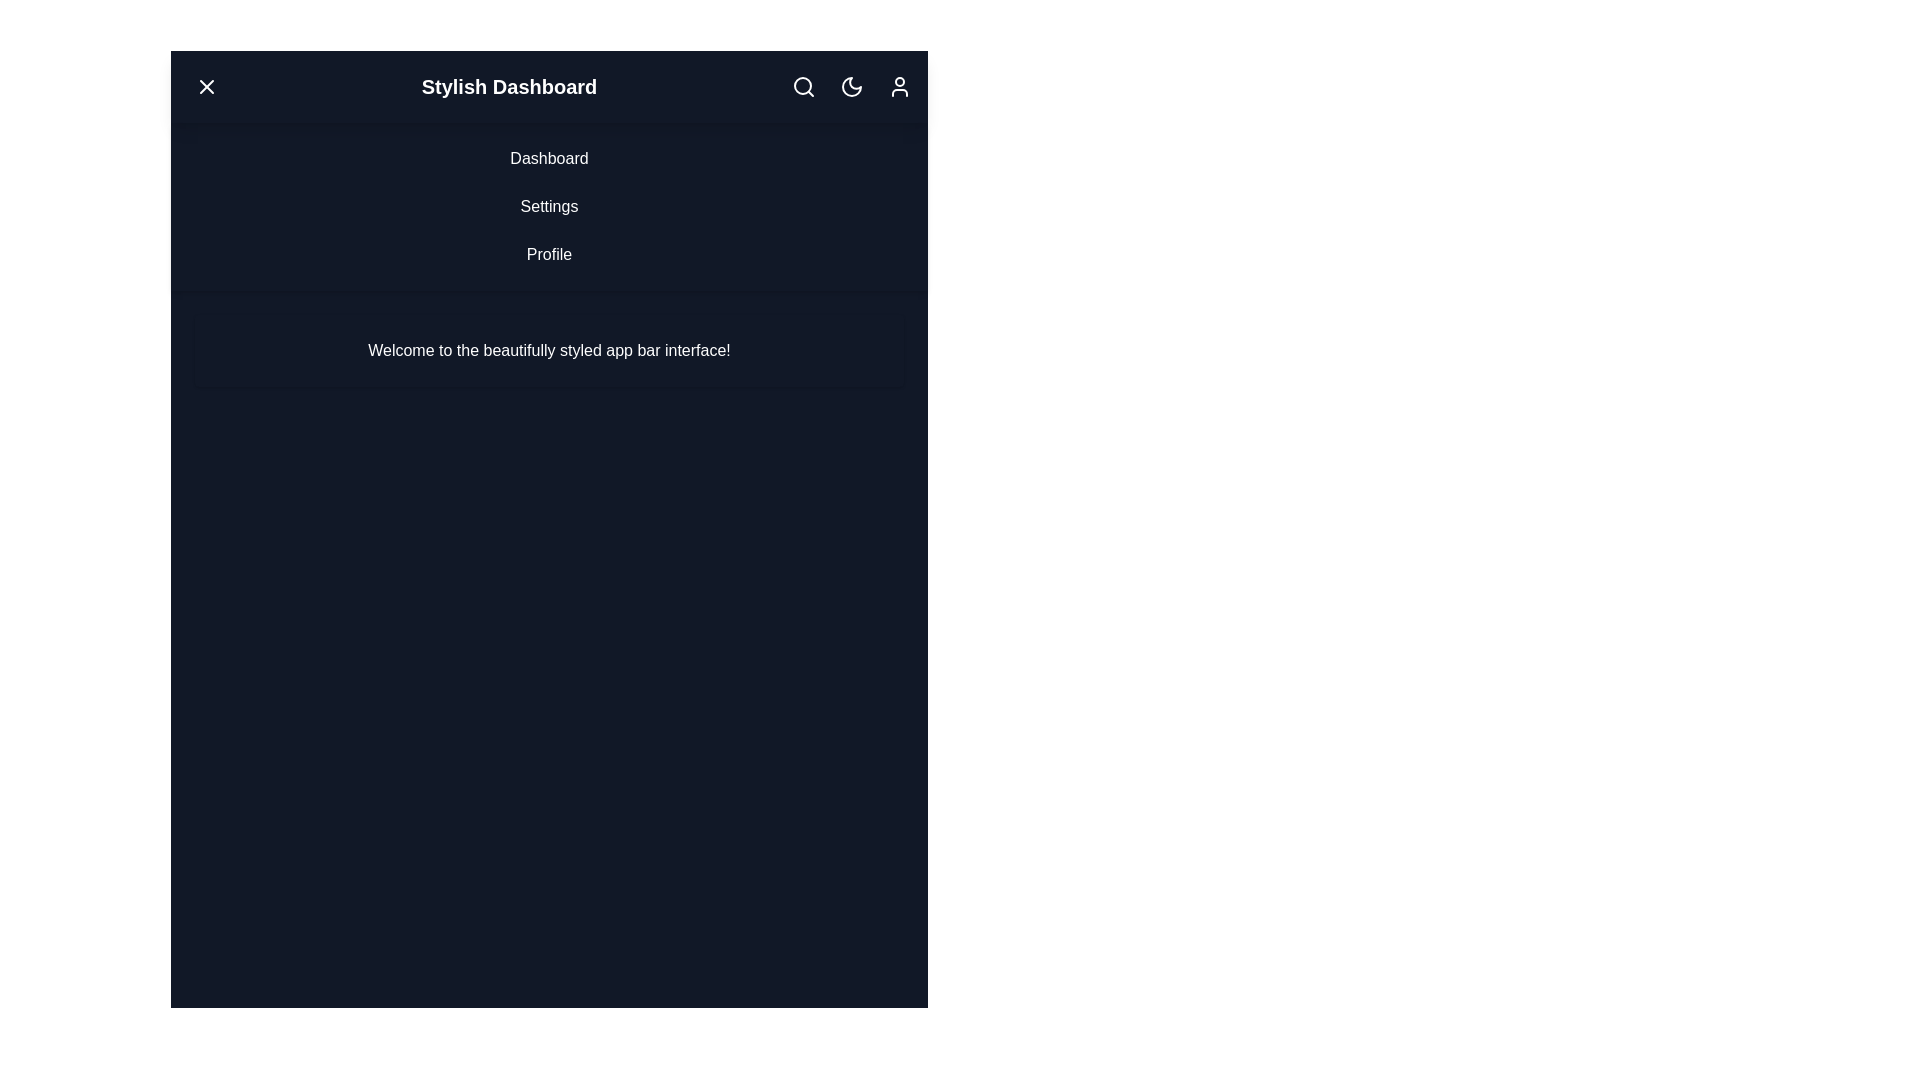 The height and width of the screenshot is (1080, 1920). I want to click on the menu toggle button to toggle the menu visibility, so click(206, 86).